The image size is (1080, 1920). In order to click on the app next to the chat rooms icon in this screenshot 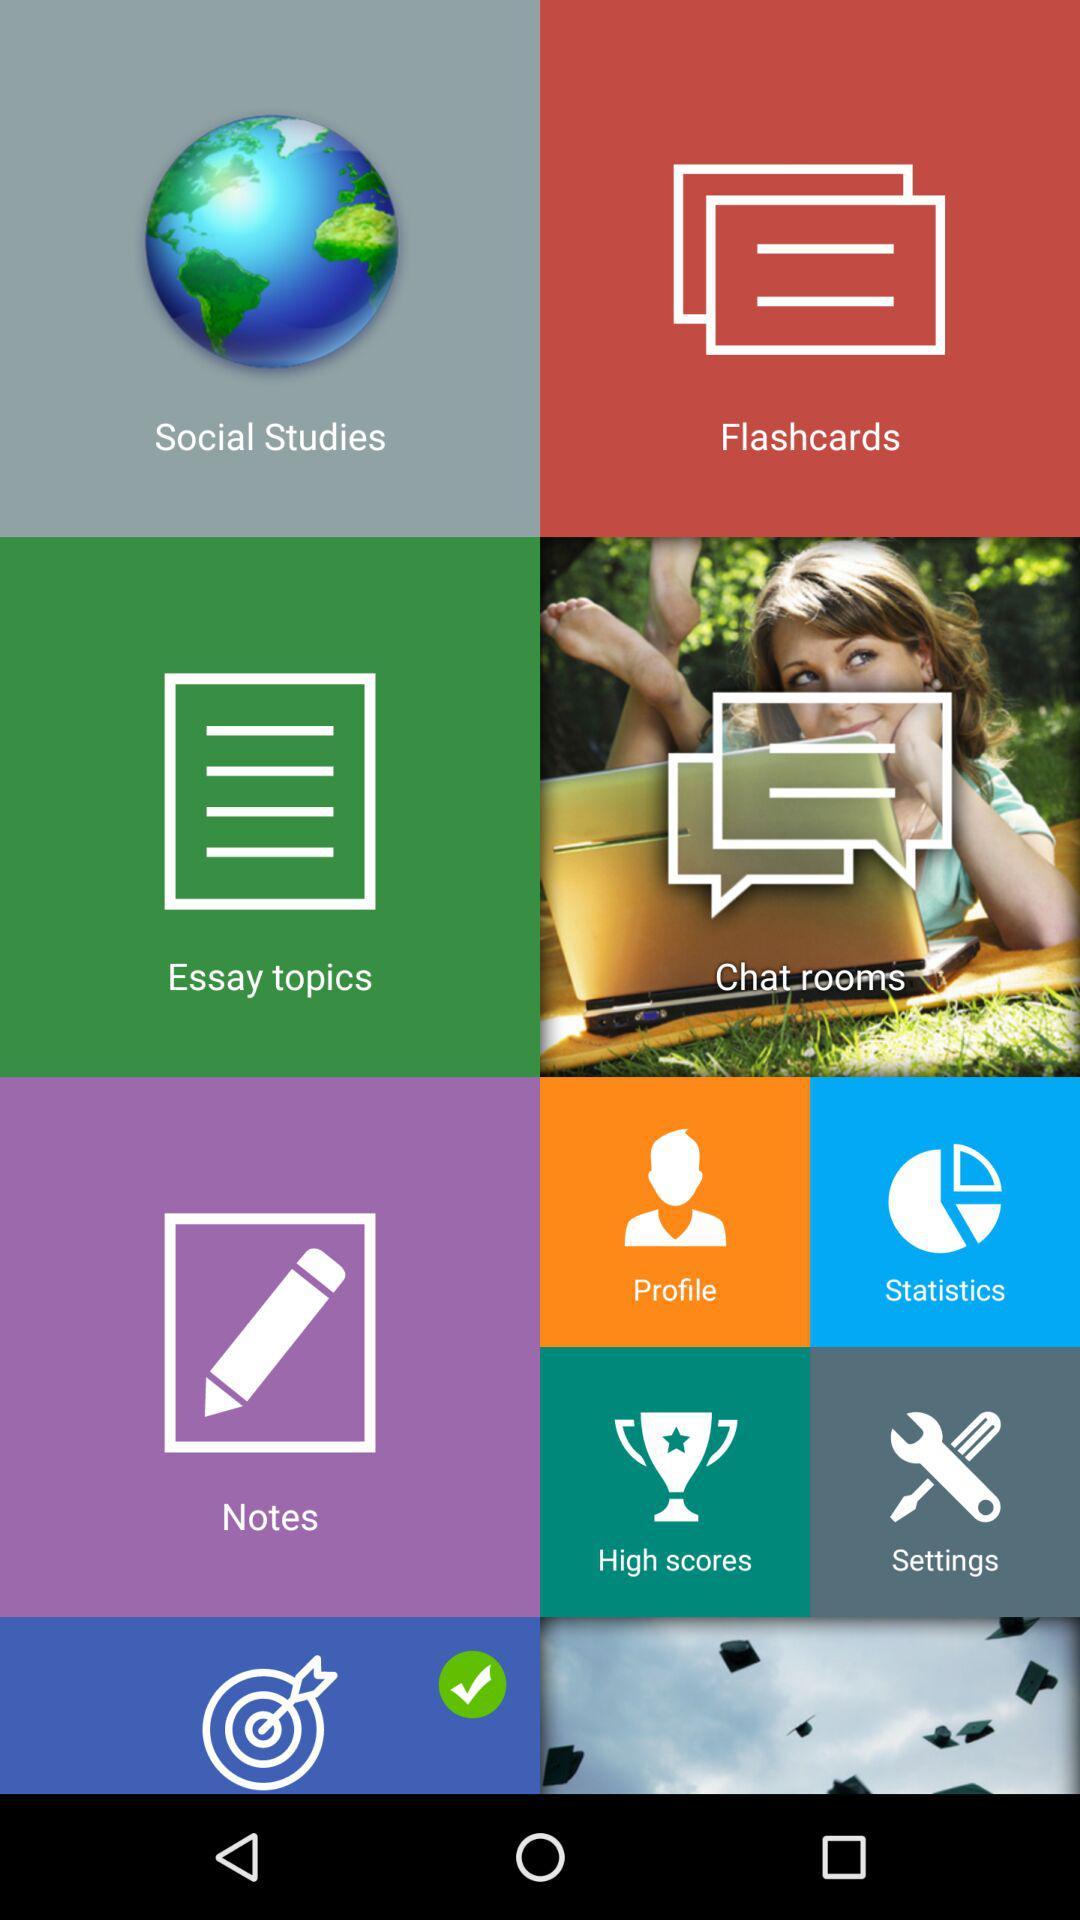, I will do `click(270, 1347)`.